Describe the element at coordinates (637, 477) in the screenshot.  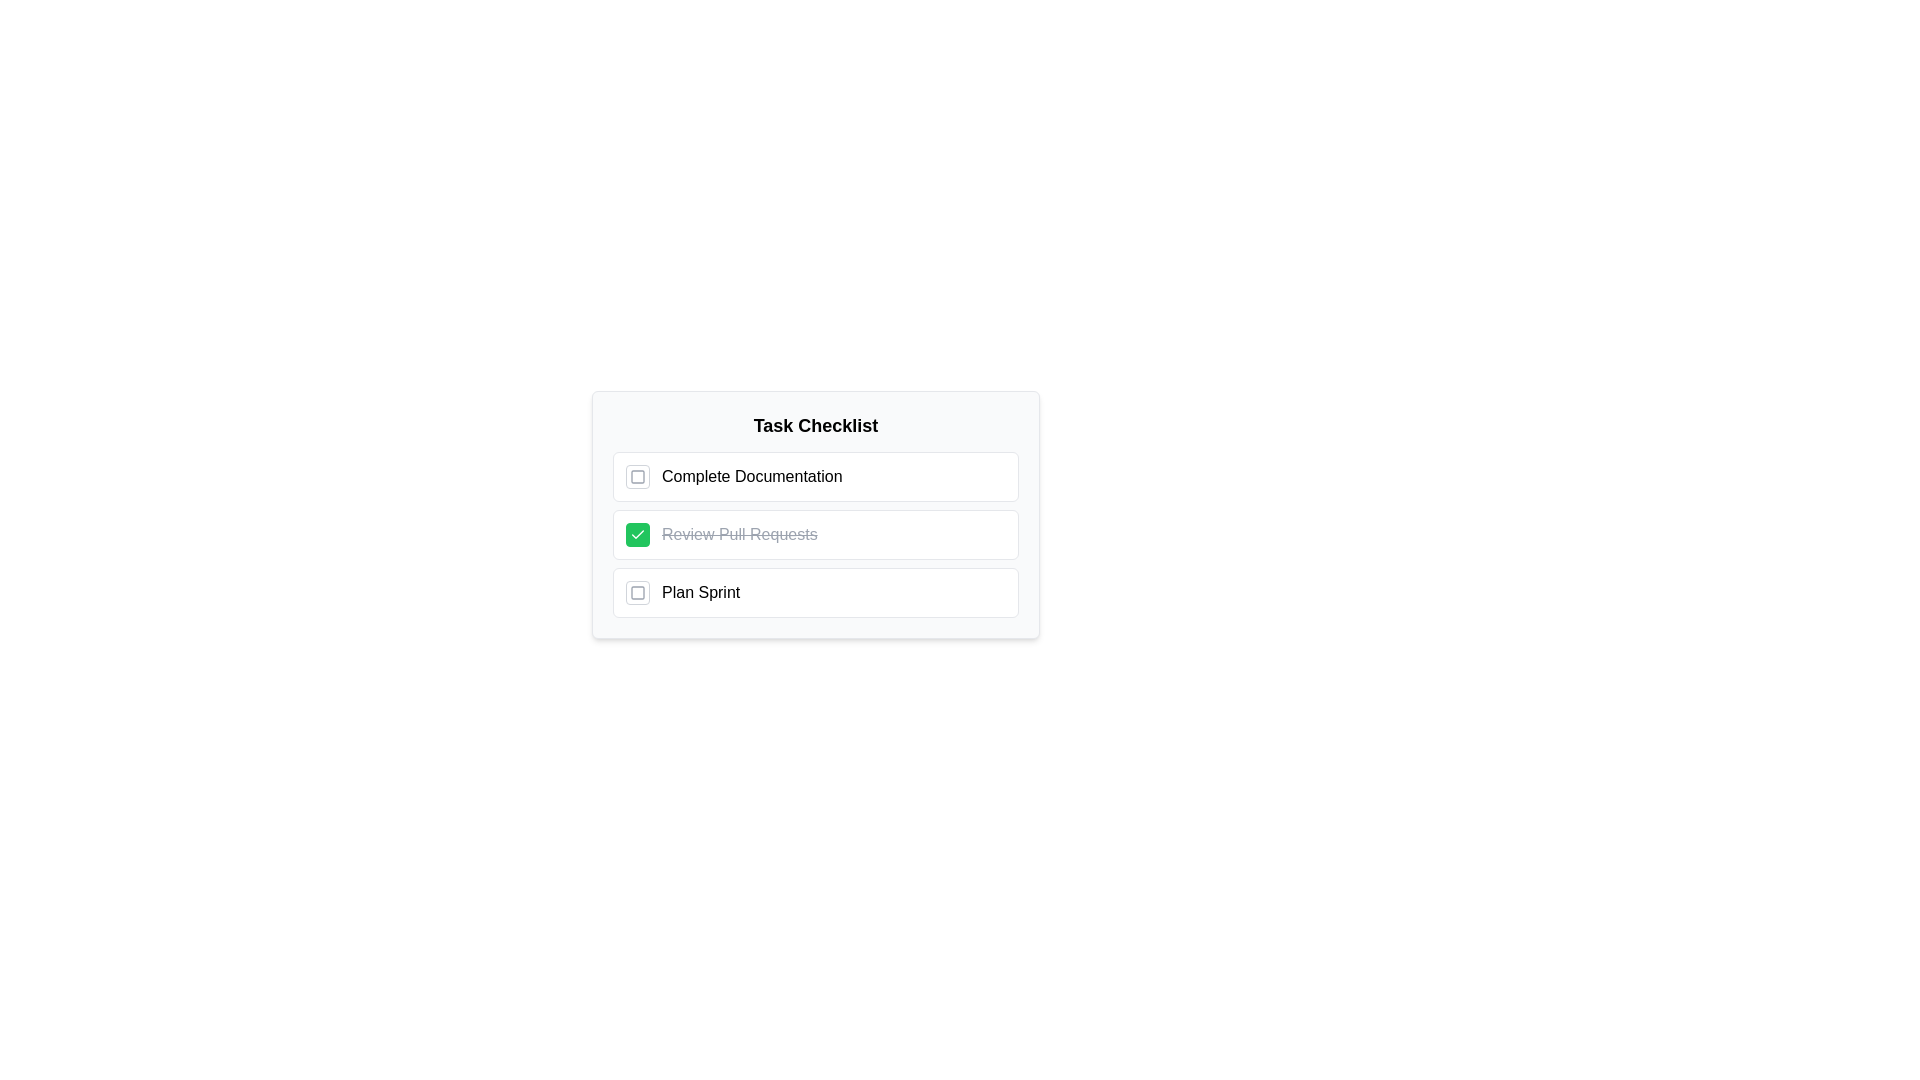
I see `the leftmost icon in the first row of the checklist` at that location.